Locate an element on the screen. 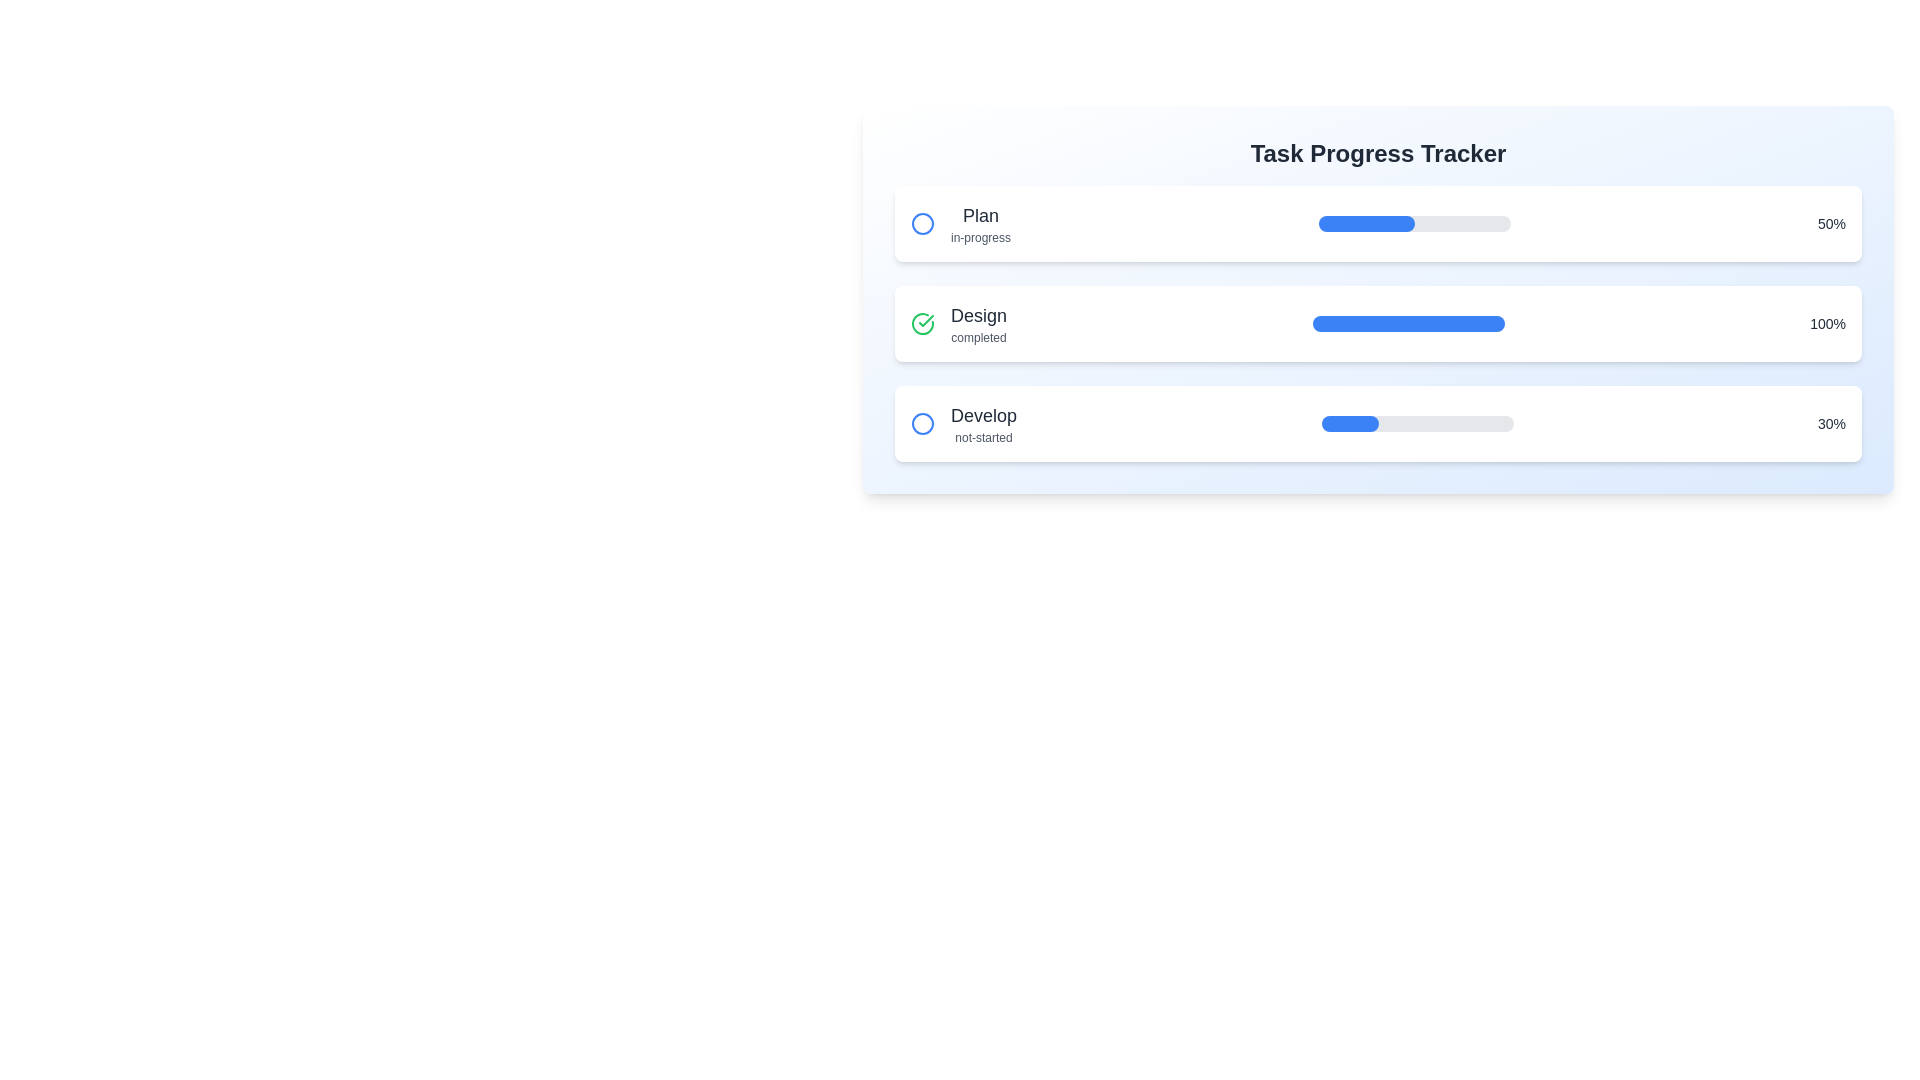  the progress of the rounded blue progress bar segment, which represents 50% completion in the 'Plan' section of the 'Task Progress Tracker' interface is located at coordinates (1365, 223).